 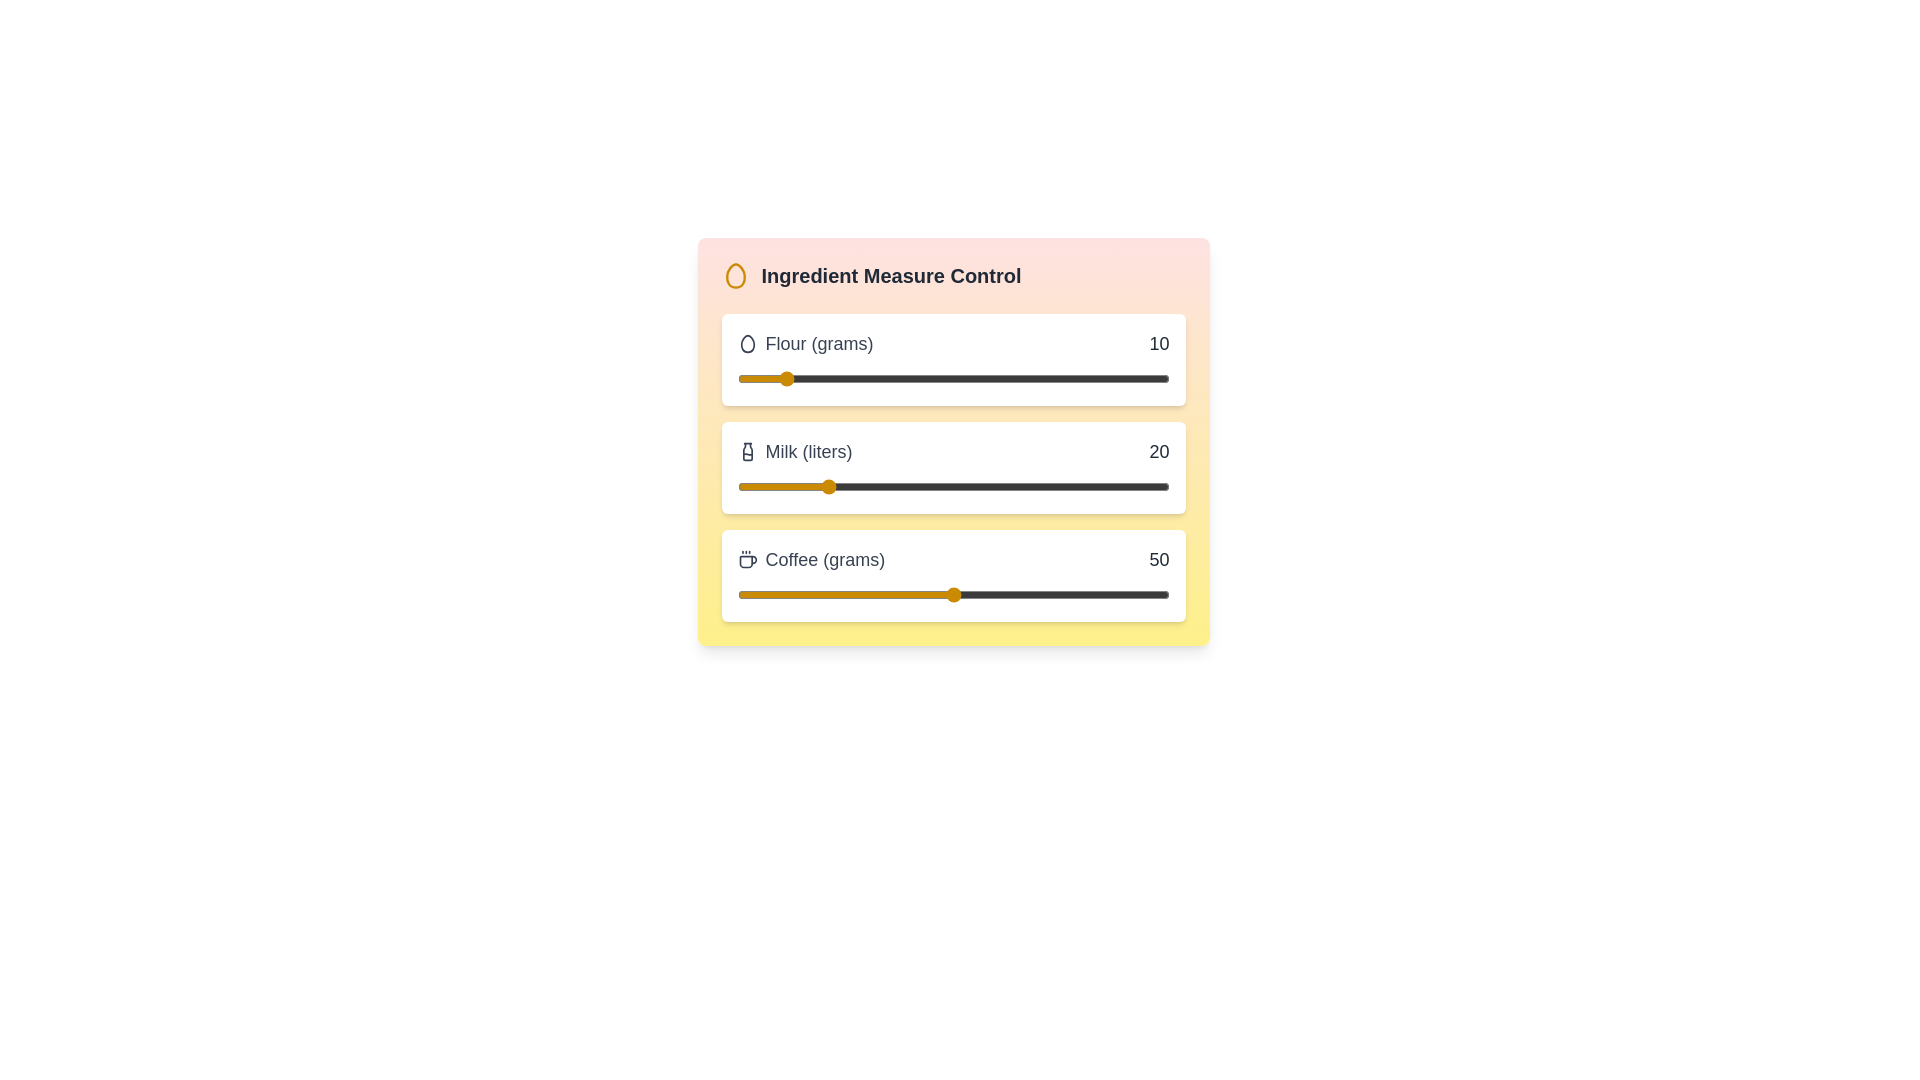 What do you see at coordinates (734, 276) in the screenshot?
I see `the egg icon located at the top-left of the Ingredient Measure Control interface` at bounding box center [734, 276].